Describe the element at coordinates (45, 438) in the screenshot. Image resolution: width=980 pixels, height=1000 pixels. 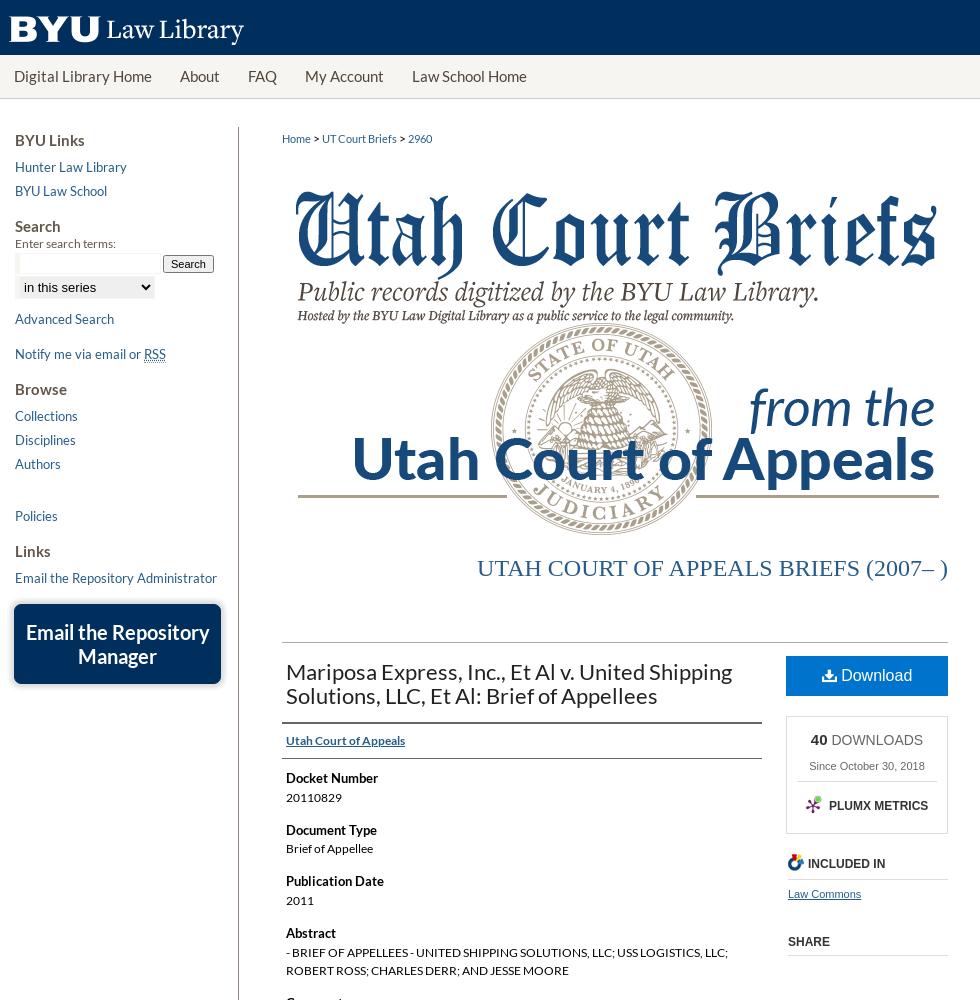
I see `'Disciplines'` at that location.